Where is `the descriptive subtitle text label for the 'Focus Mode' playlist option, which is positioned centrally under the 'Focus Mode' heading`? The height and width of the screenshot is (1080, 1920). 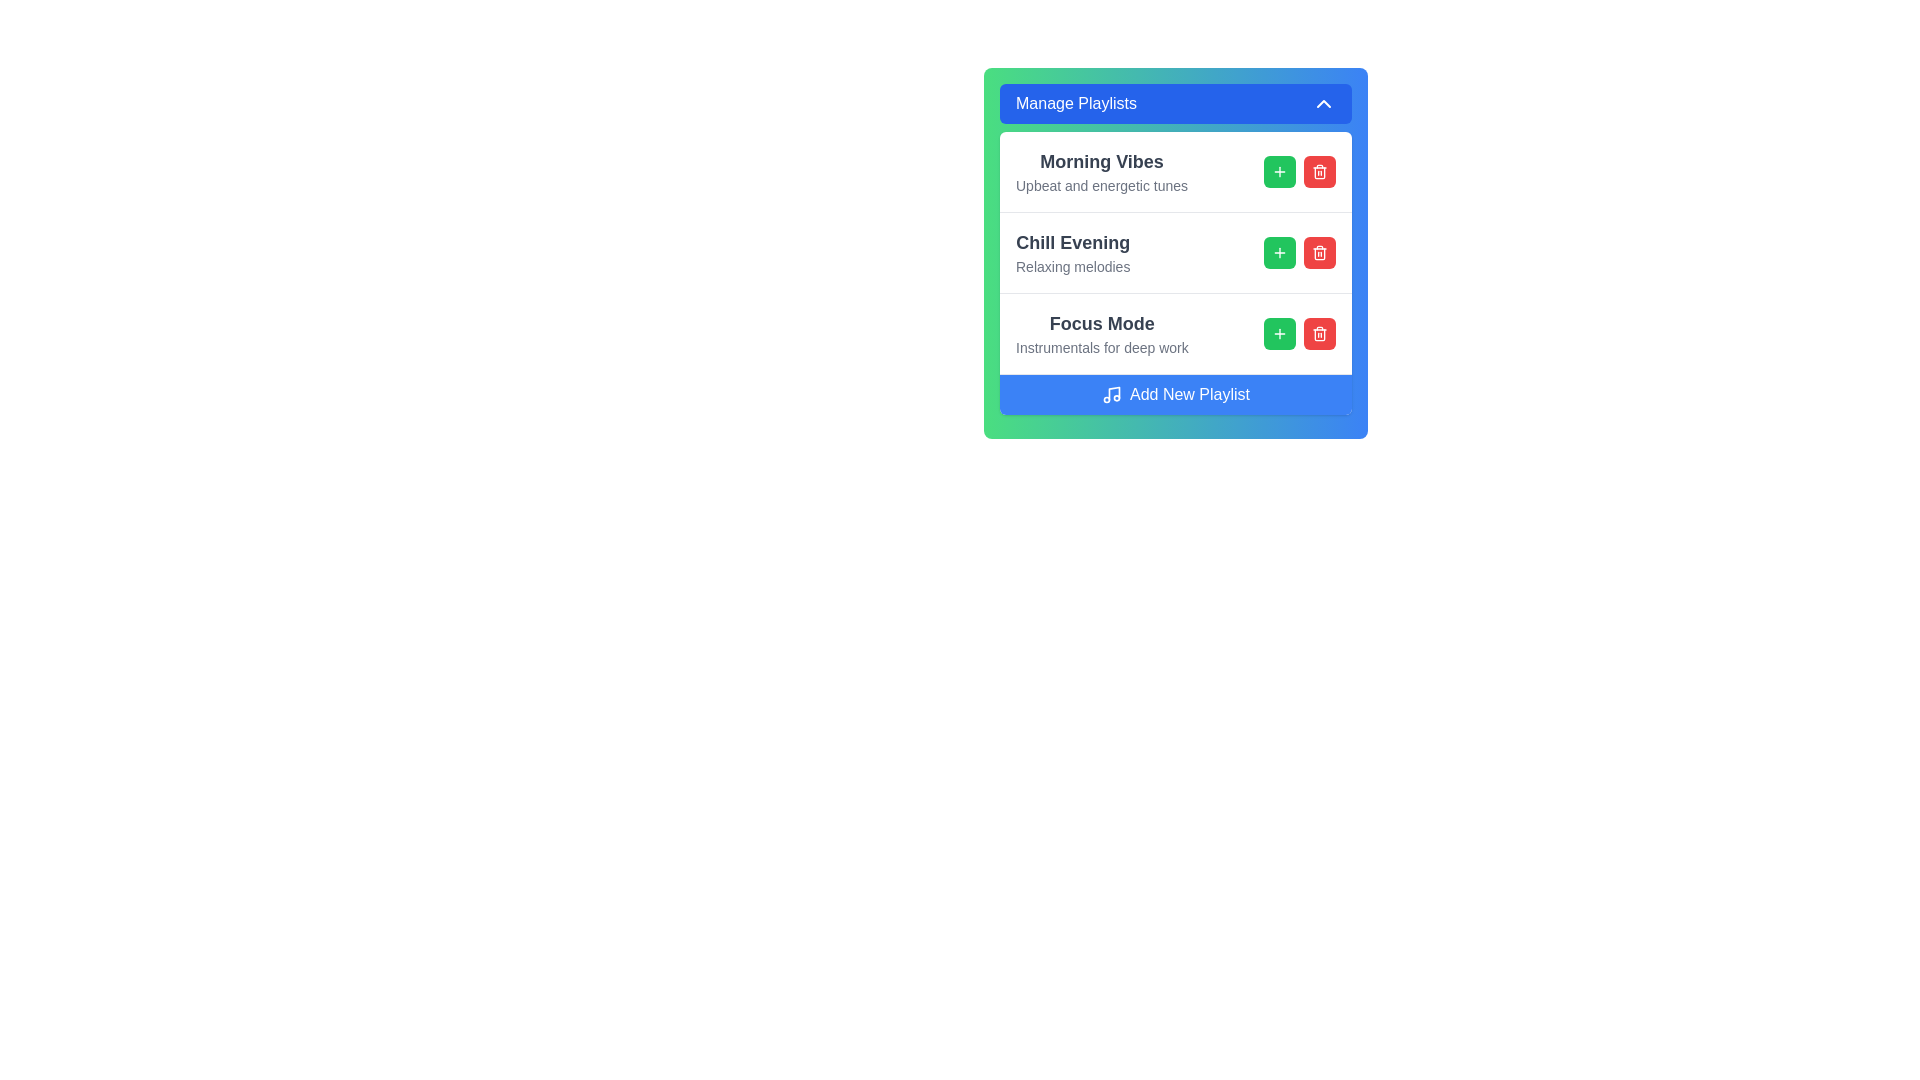 the descriptive subtitle text label for the 'Focus Mode' playlist option, which is positioned centrally under the 'Focus Mode' heading is located at coordinates (1101, 346).